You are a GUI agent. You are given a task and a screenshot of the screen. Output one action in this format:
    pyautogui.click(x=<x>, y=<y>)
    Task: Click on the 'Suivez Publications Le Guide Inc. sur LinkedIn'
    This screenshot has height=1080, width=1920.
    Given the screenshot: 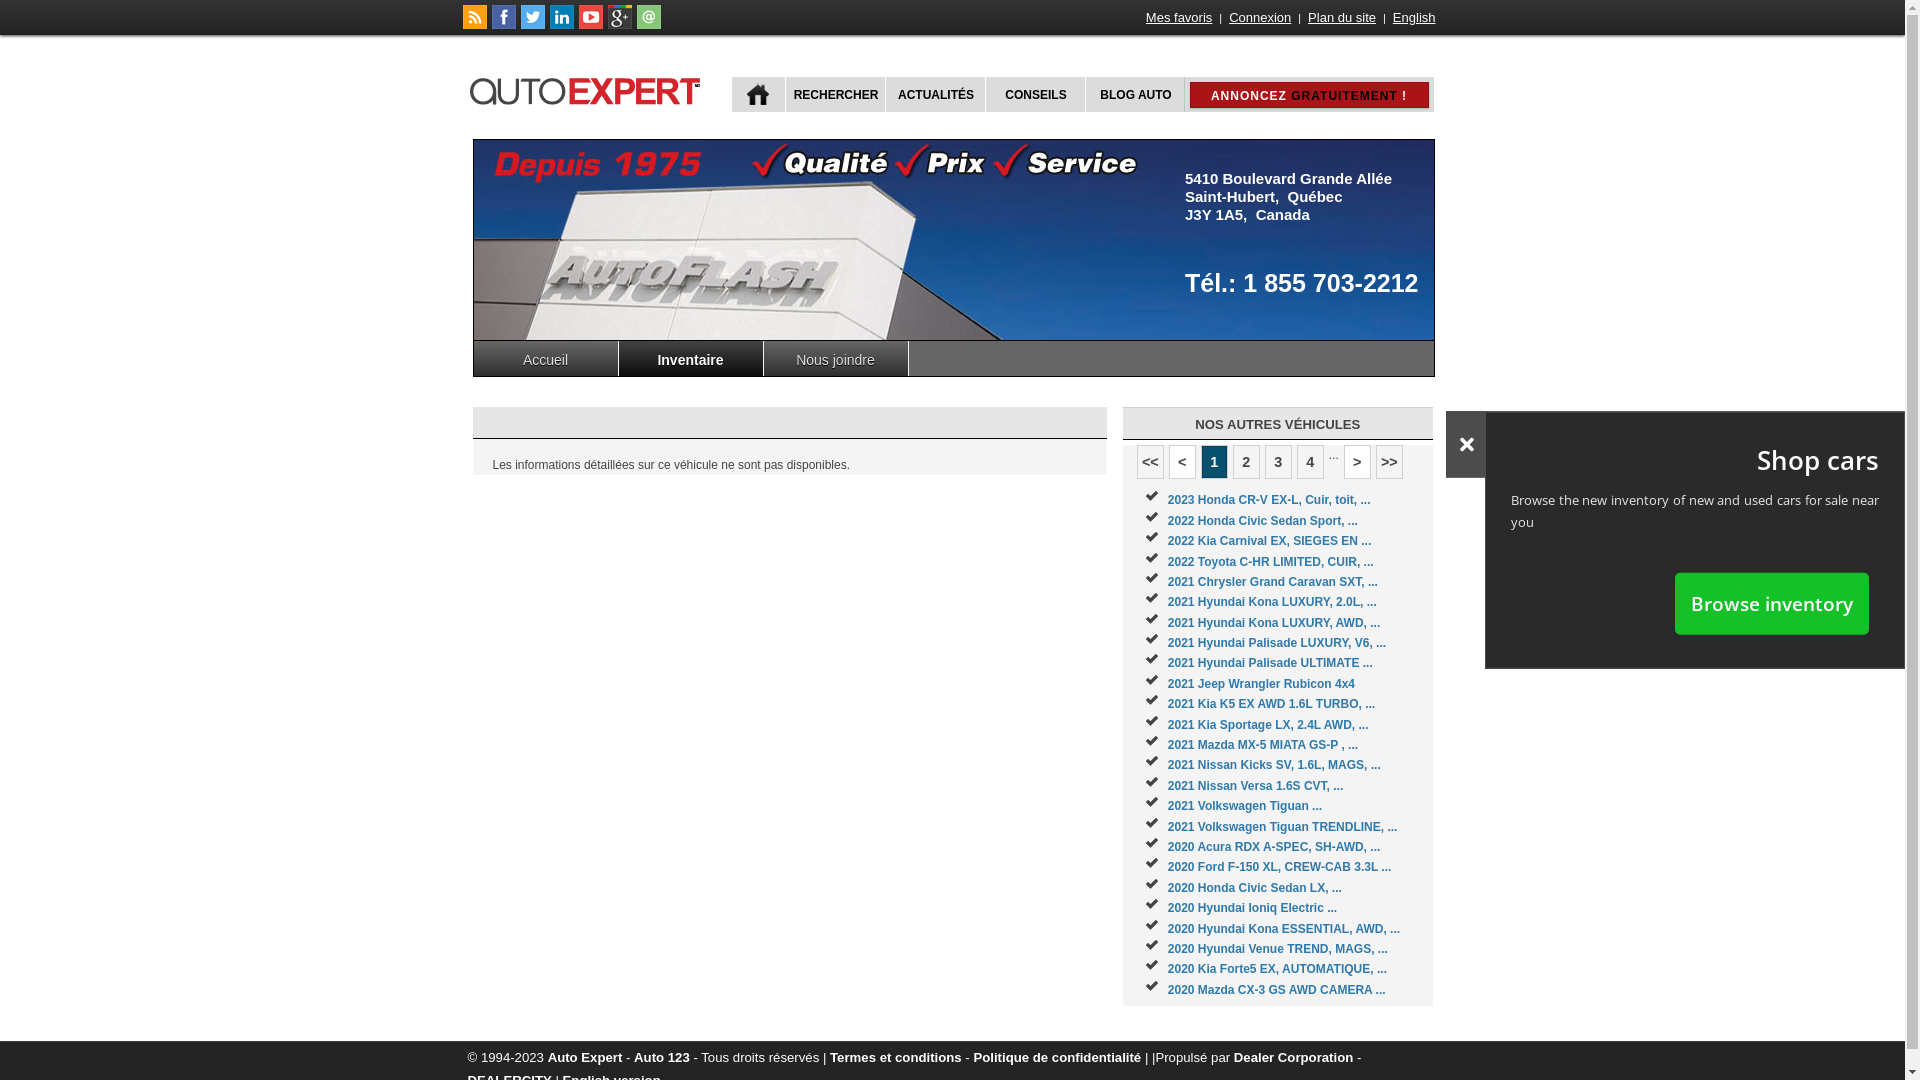 What is the action you would take?
    pyautogui.click(x=560, y=24)
    